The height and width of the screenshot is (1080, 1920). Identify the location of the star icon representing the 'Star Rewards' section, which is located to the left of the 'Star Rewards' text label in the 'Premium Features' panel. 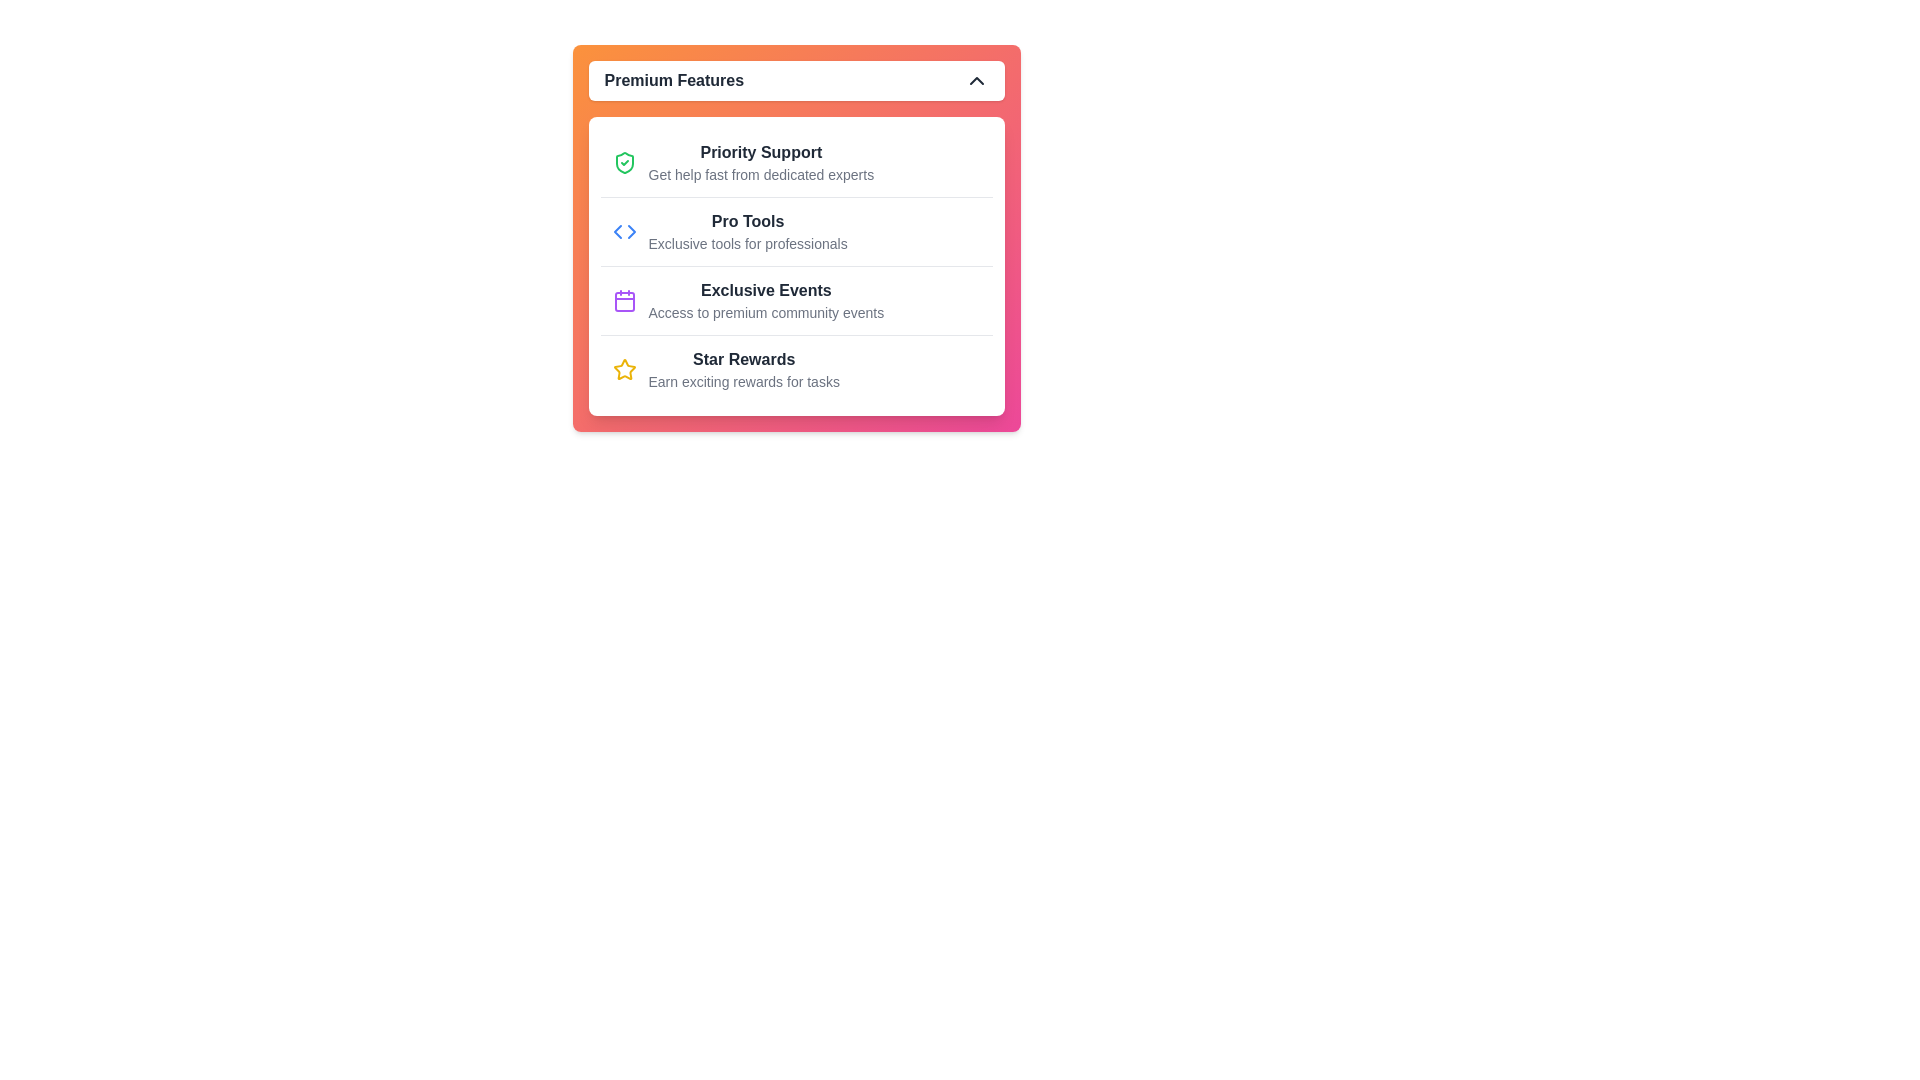
(623, 370).